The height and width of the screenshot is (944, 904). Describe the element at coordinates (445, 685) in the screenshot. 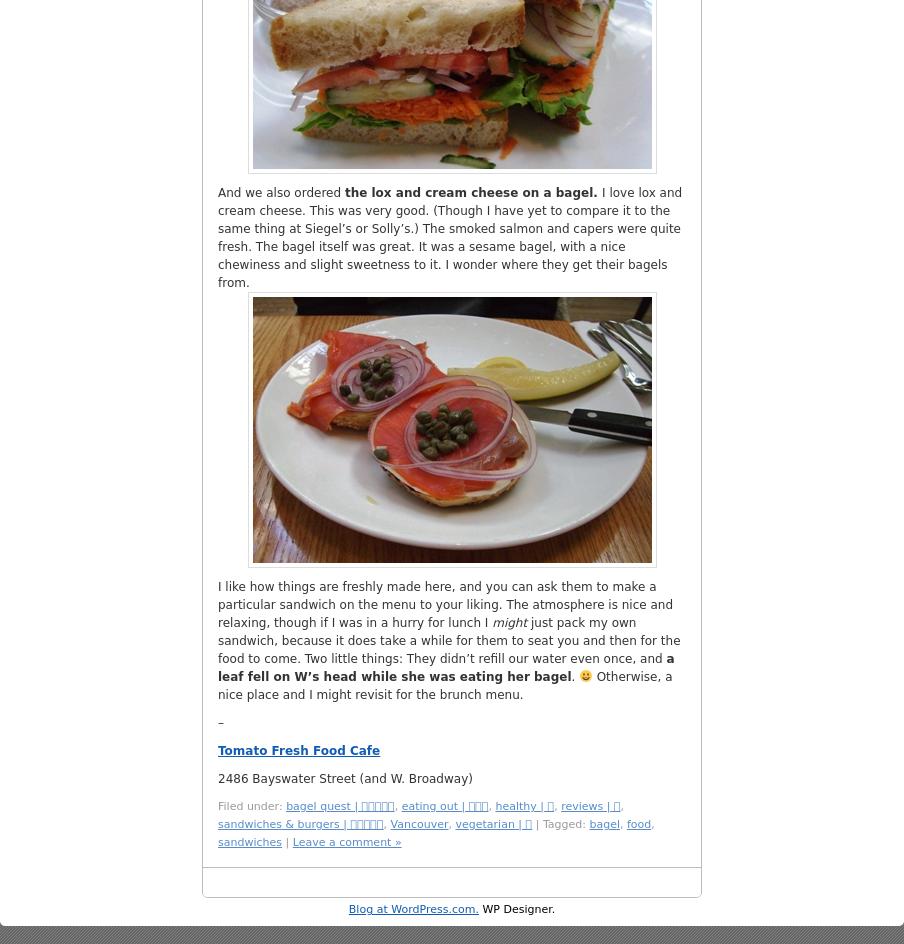

I see `'Otherwise, a nice place and I might revisit for the brunch menu.'` at that location.